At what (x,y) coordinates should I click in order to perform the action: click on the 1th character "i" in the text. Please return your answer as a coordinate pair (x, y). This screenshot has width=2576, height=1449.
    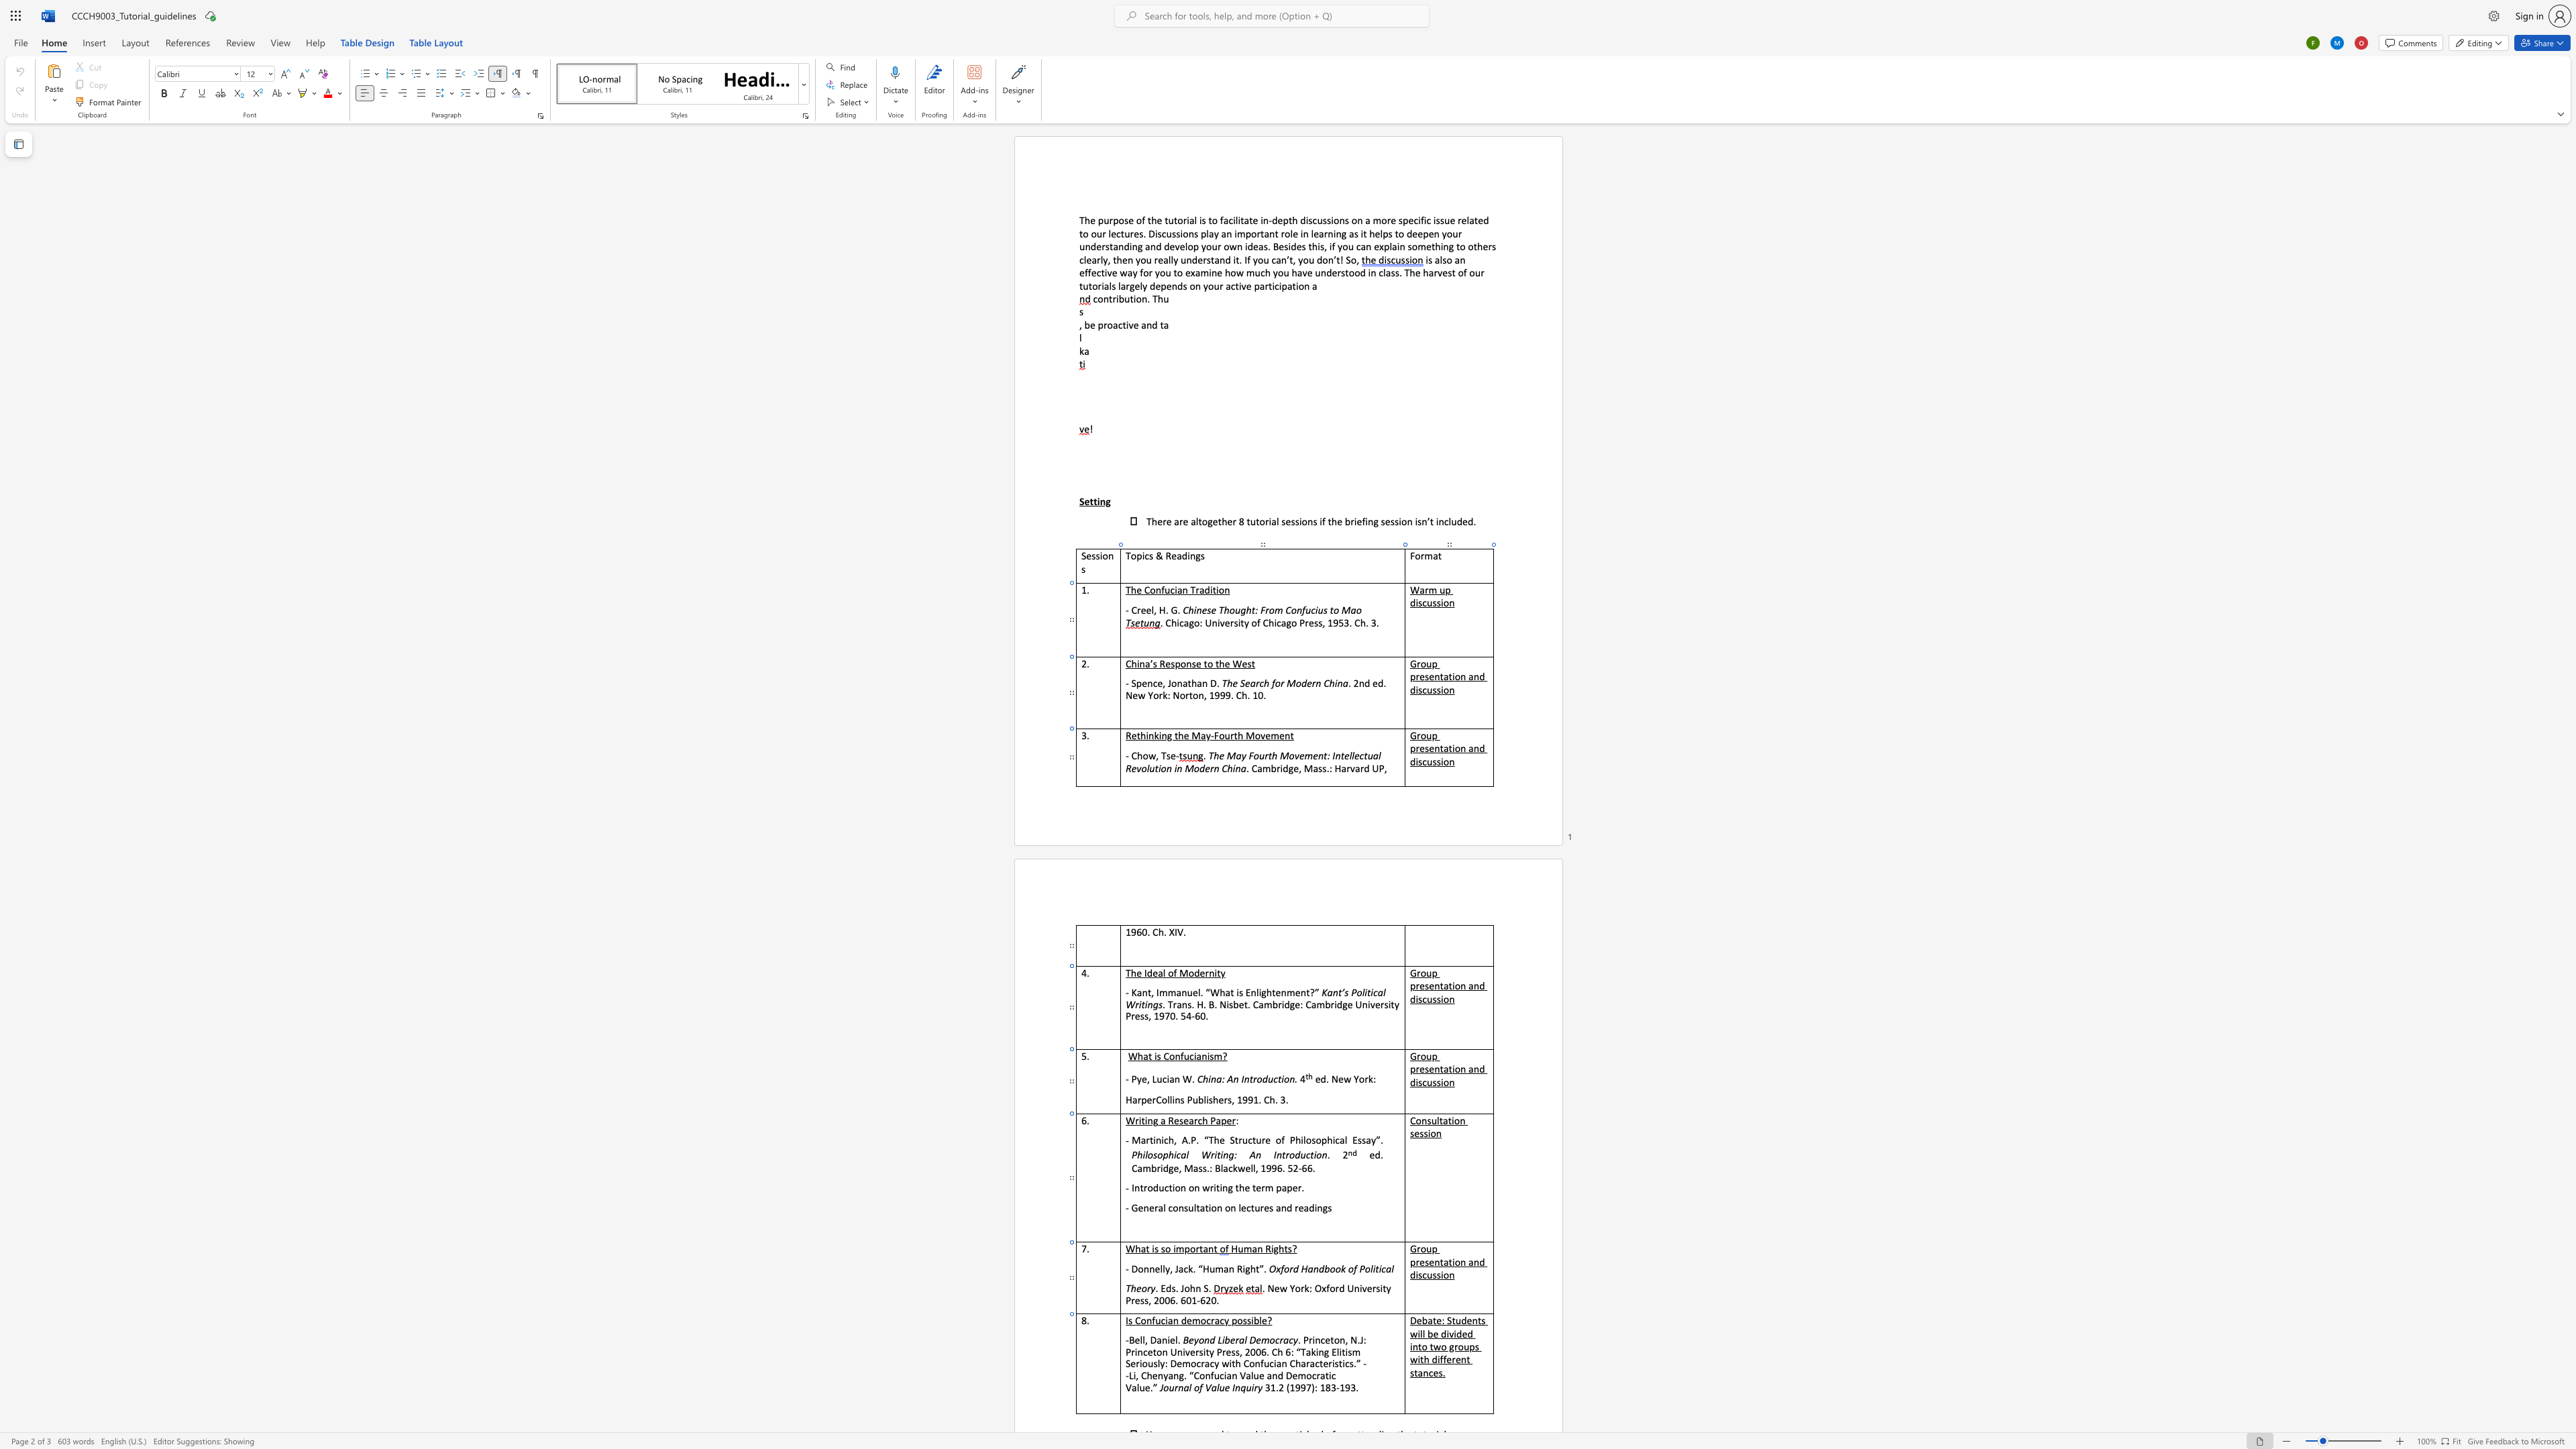
    Looking at the image, I should click on (1165, 1320).